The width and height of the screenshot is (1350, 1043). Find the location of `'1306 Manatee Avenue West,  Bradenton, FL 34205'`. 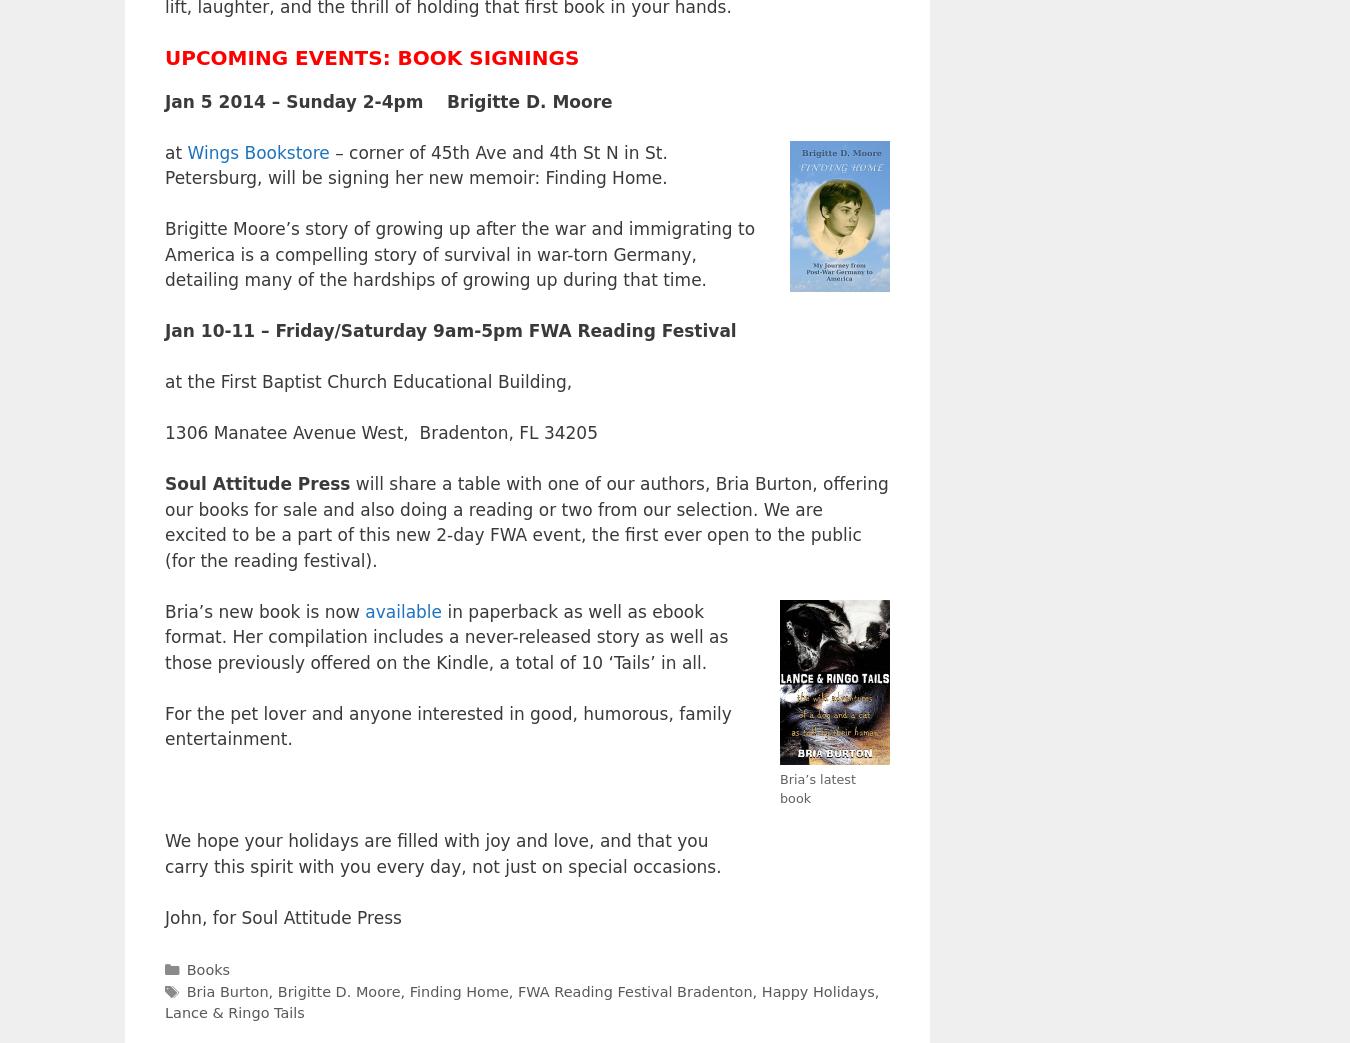

'1306 Manatee Avenue West,  Bradenton, FL 34205' is located at coordinates (380, 432).